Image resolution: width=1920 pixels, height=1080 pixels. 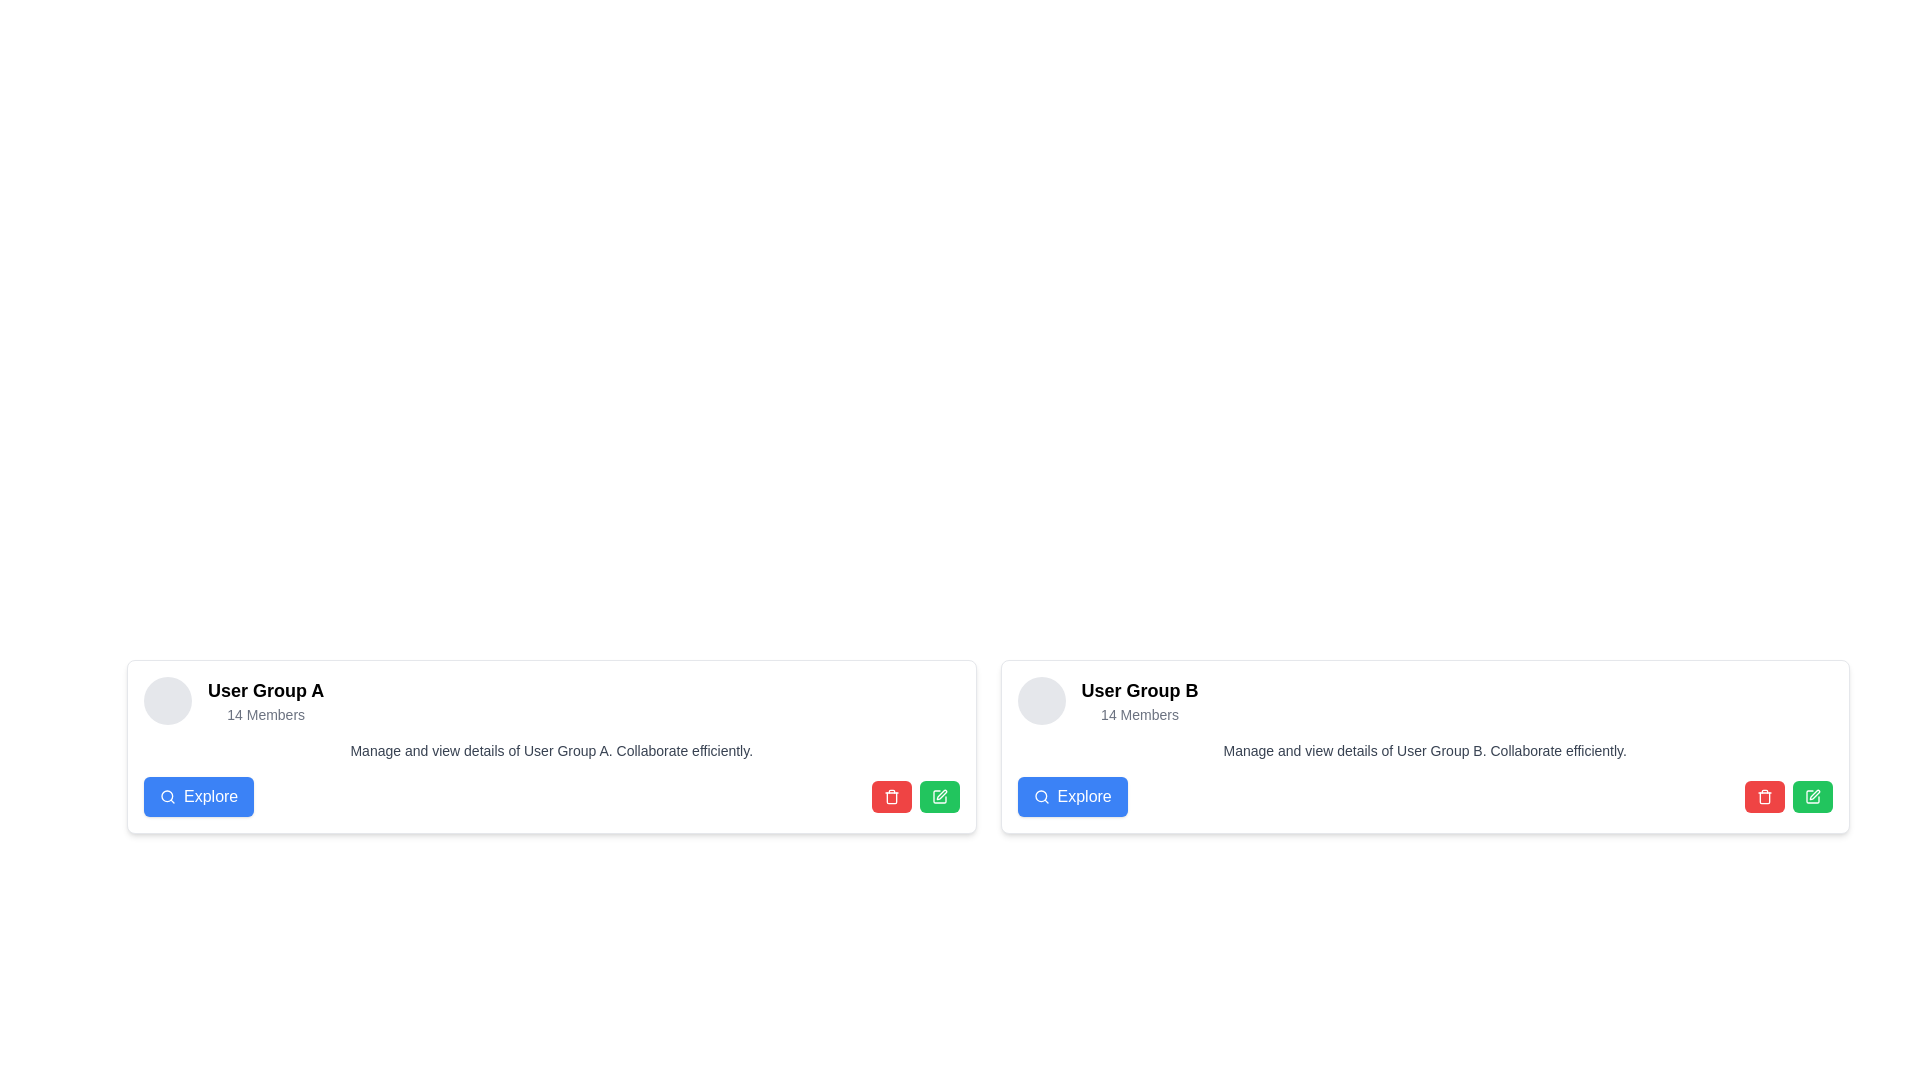 What do you see at coordinates (1040, 796) in the screenshot?
I see `the magnifying glass icon, which is visually styled with a circular lens and a small handle, located inside the blue button labeled 'Explore' for 'User Group B'` at bounding box center [1040, 796].